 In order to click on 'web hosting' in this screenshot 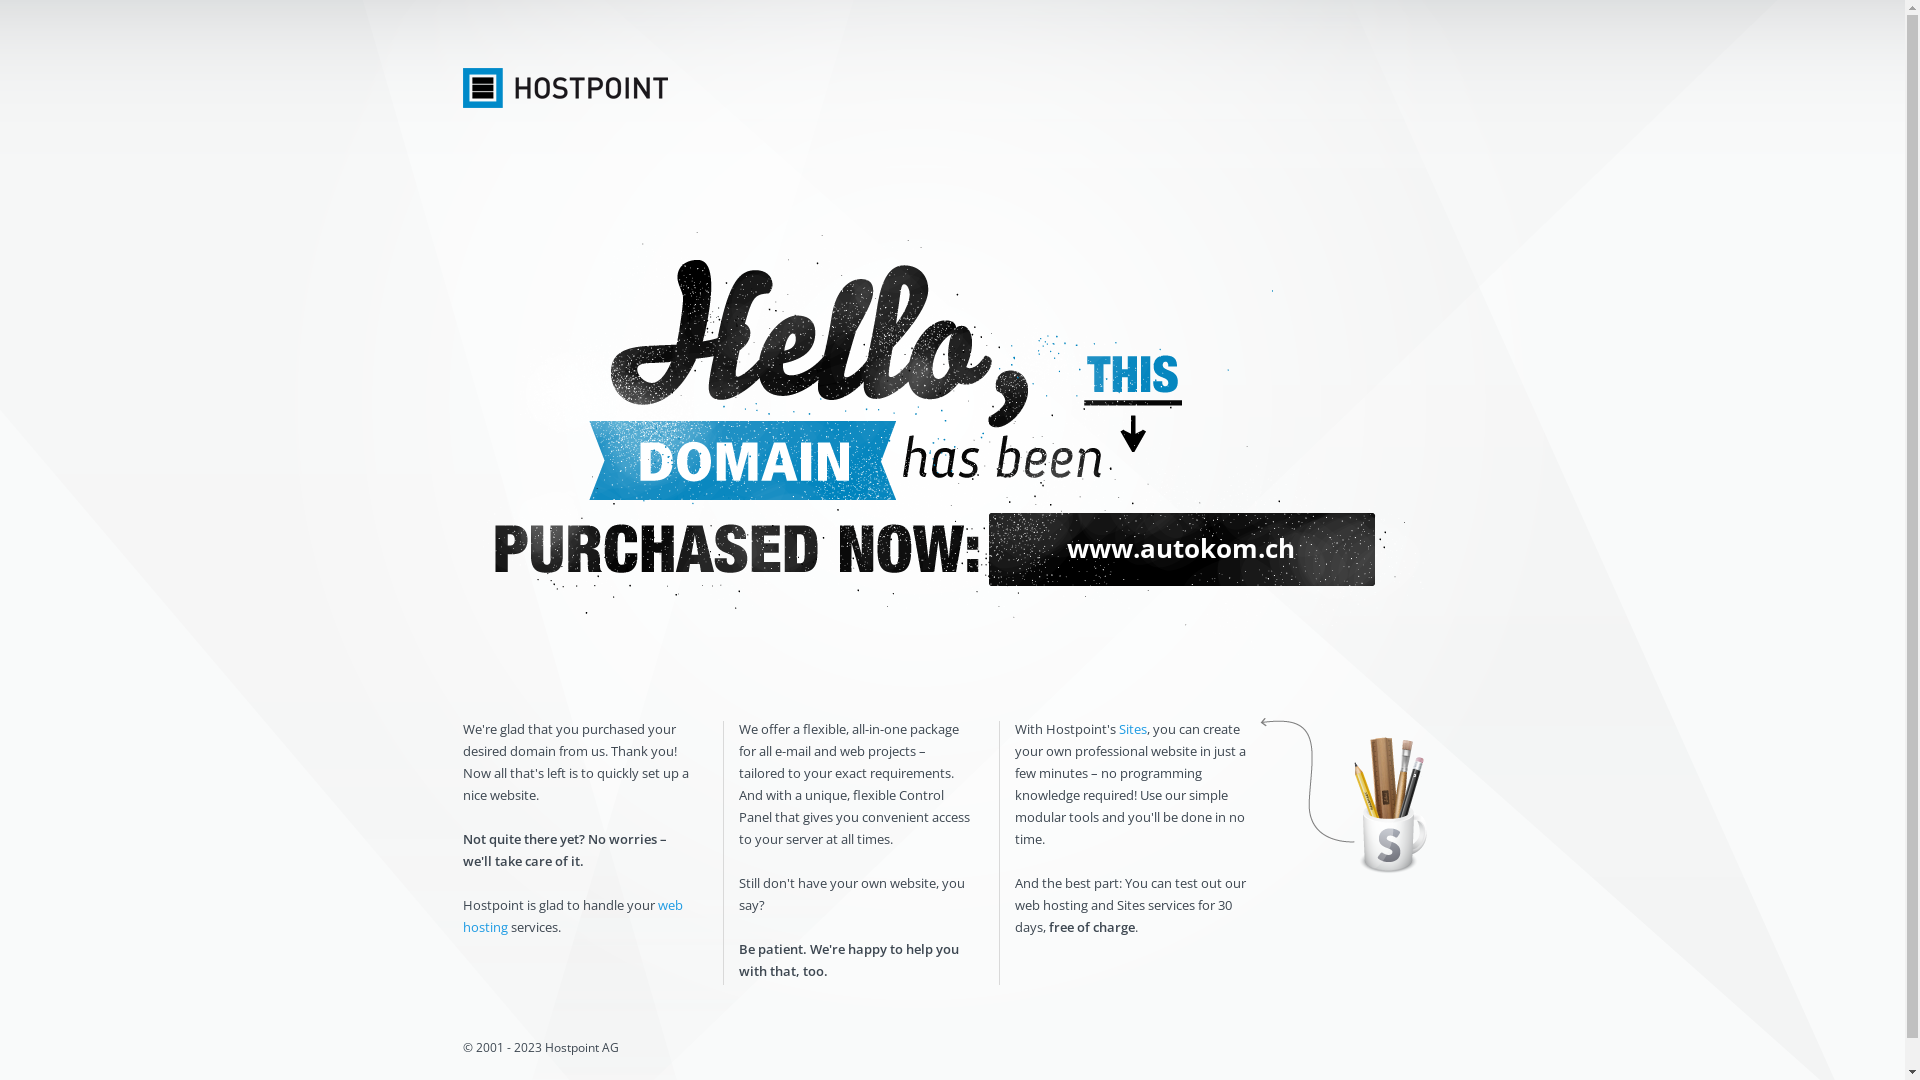, I will do `click(570, 915)`.